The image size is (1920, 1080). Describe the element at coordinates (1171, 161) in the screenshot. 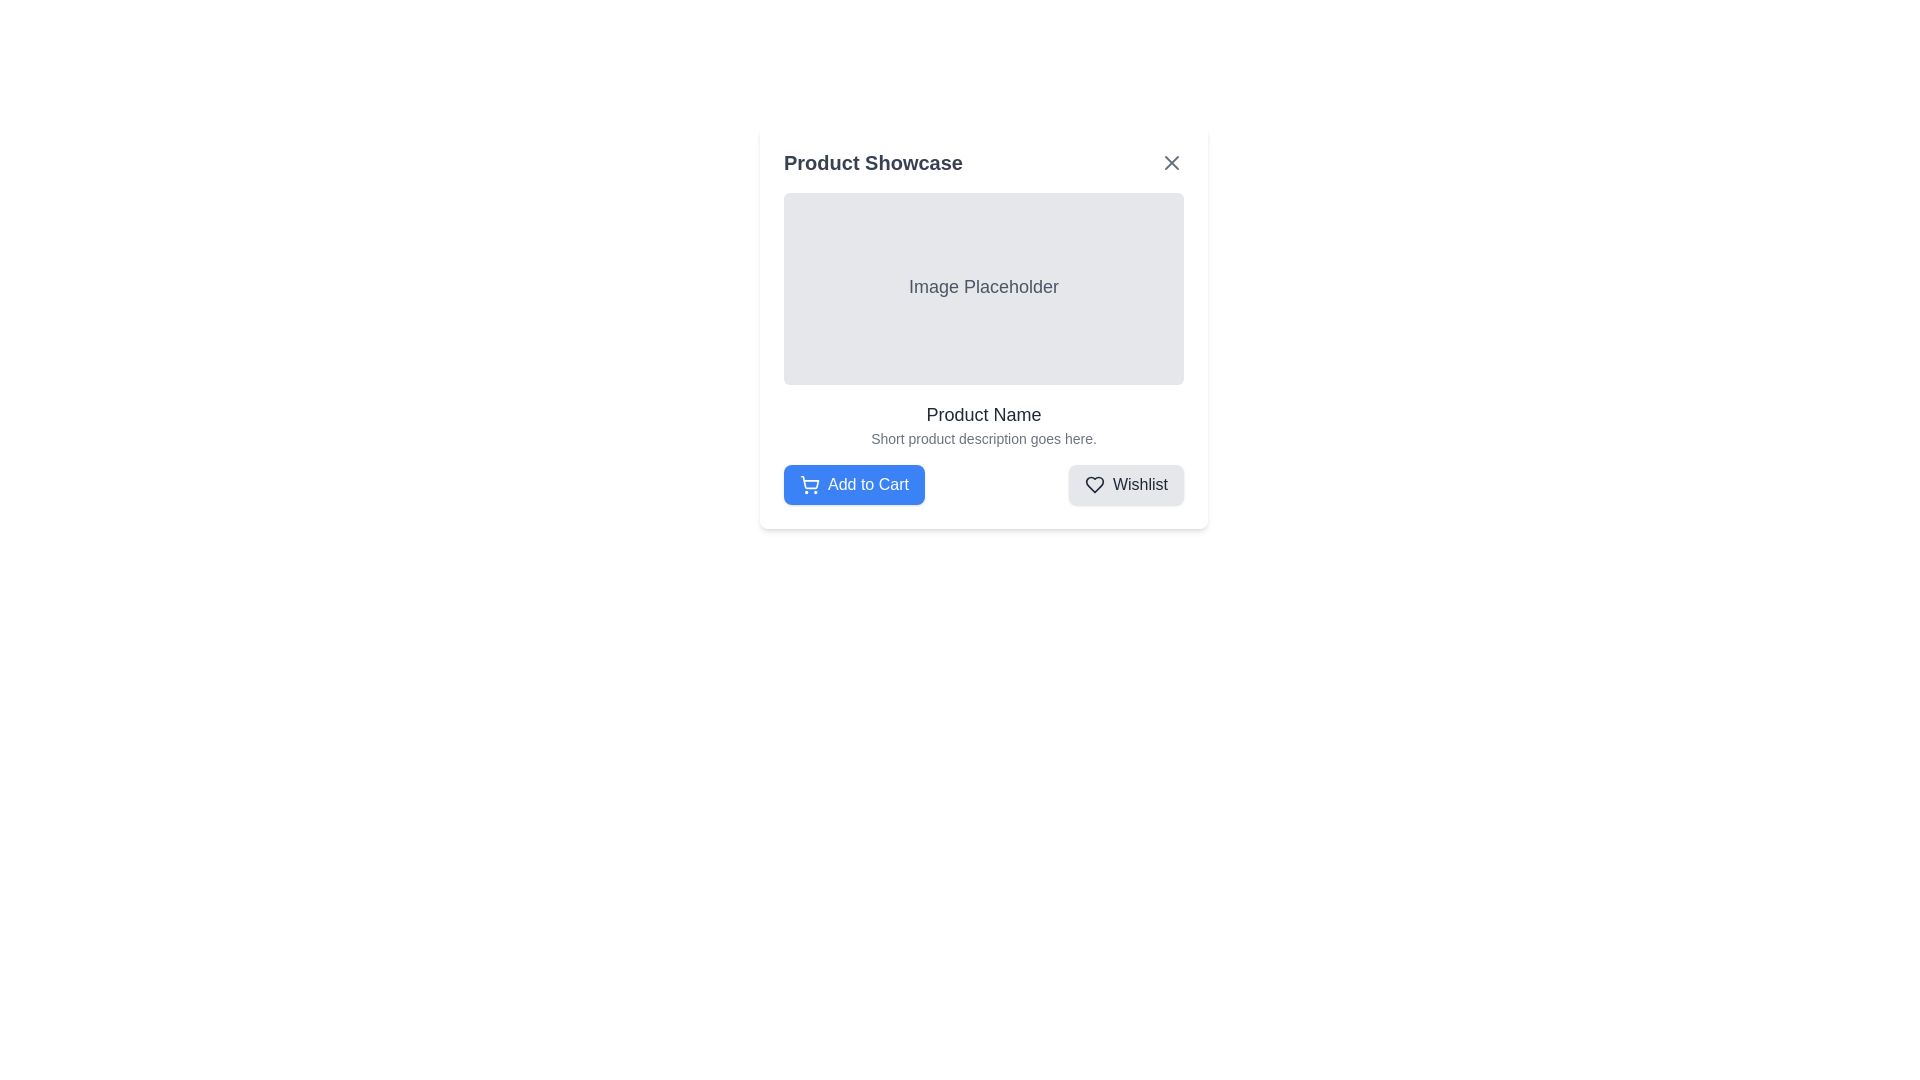

I see `the small rectangular 'X' button located at the top-right corner of the 'Product Showcase' card to observe the color change from gray to red` at that location.